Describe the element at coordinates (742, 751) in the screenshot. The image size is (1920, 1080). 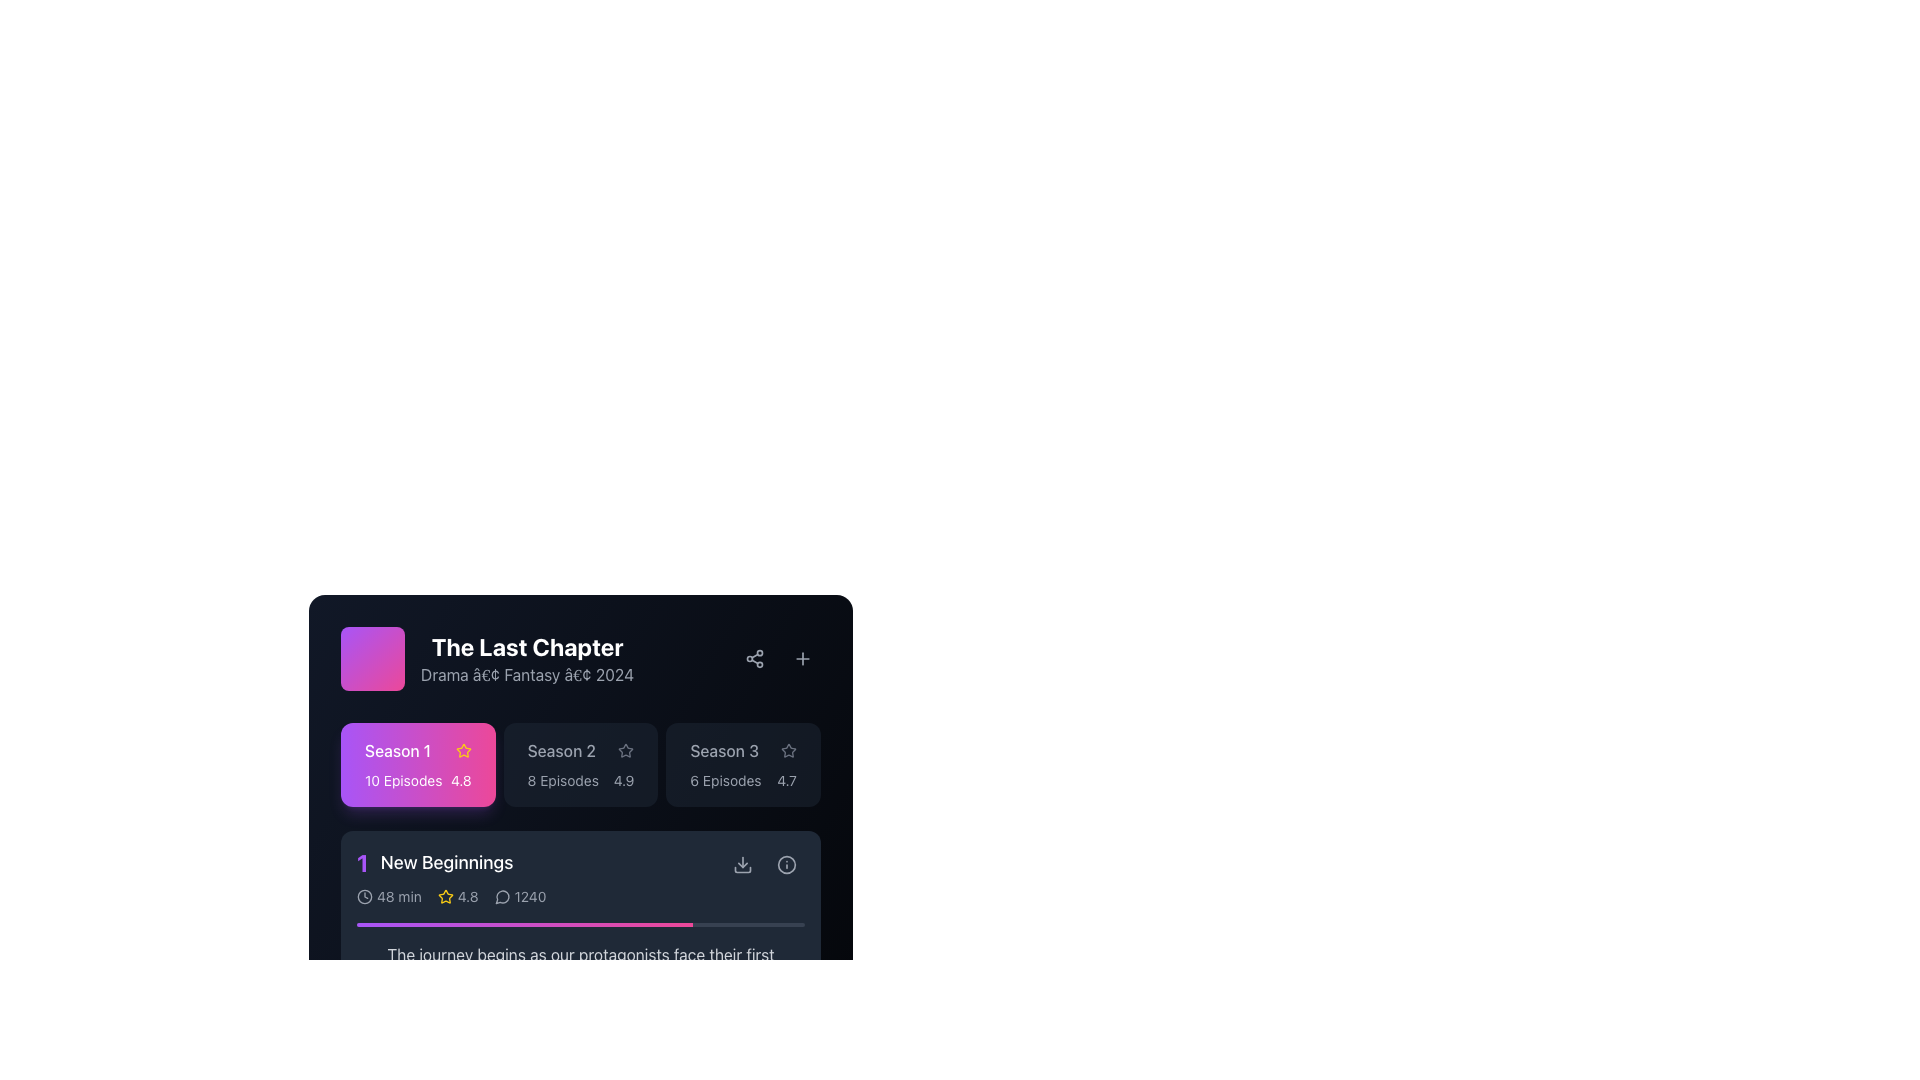
I see `the 'Season 3' button, which is styled with light gray text and located in the upper-right portion of a card-like component` at that location.